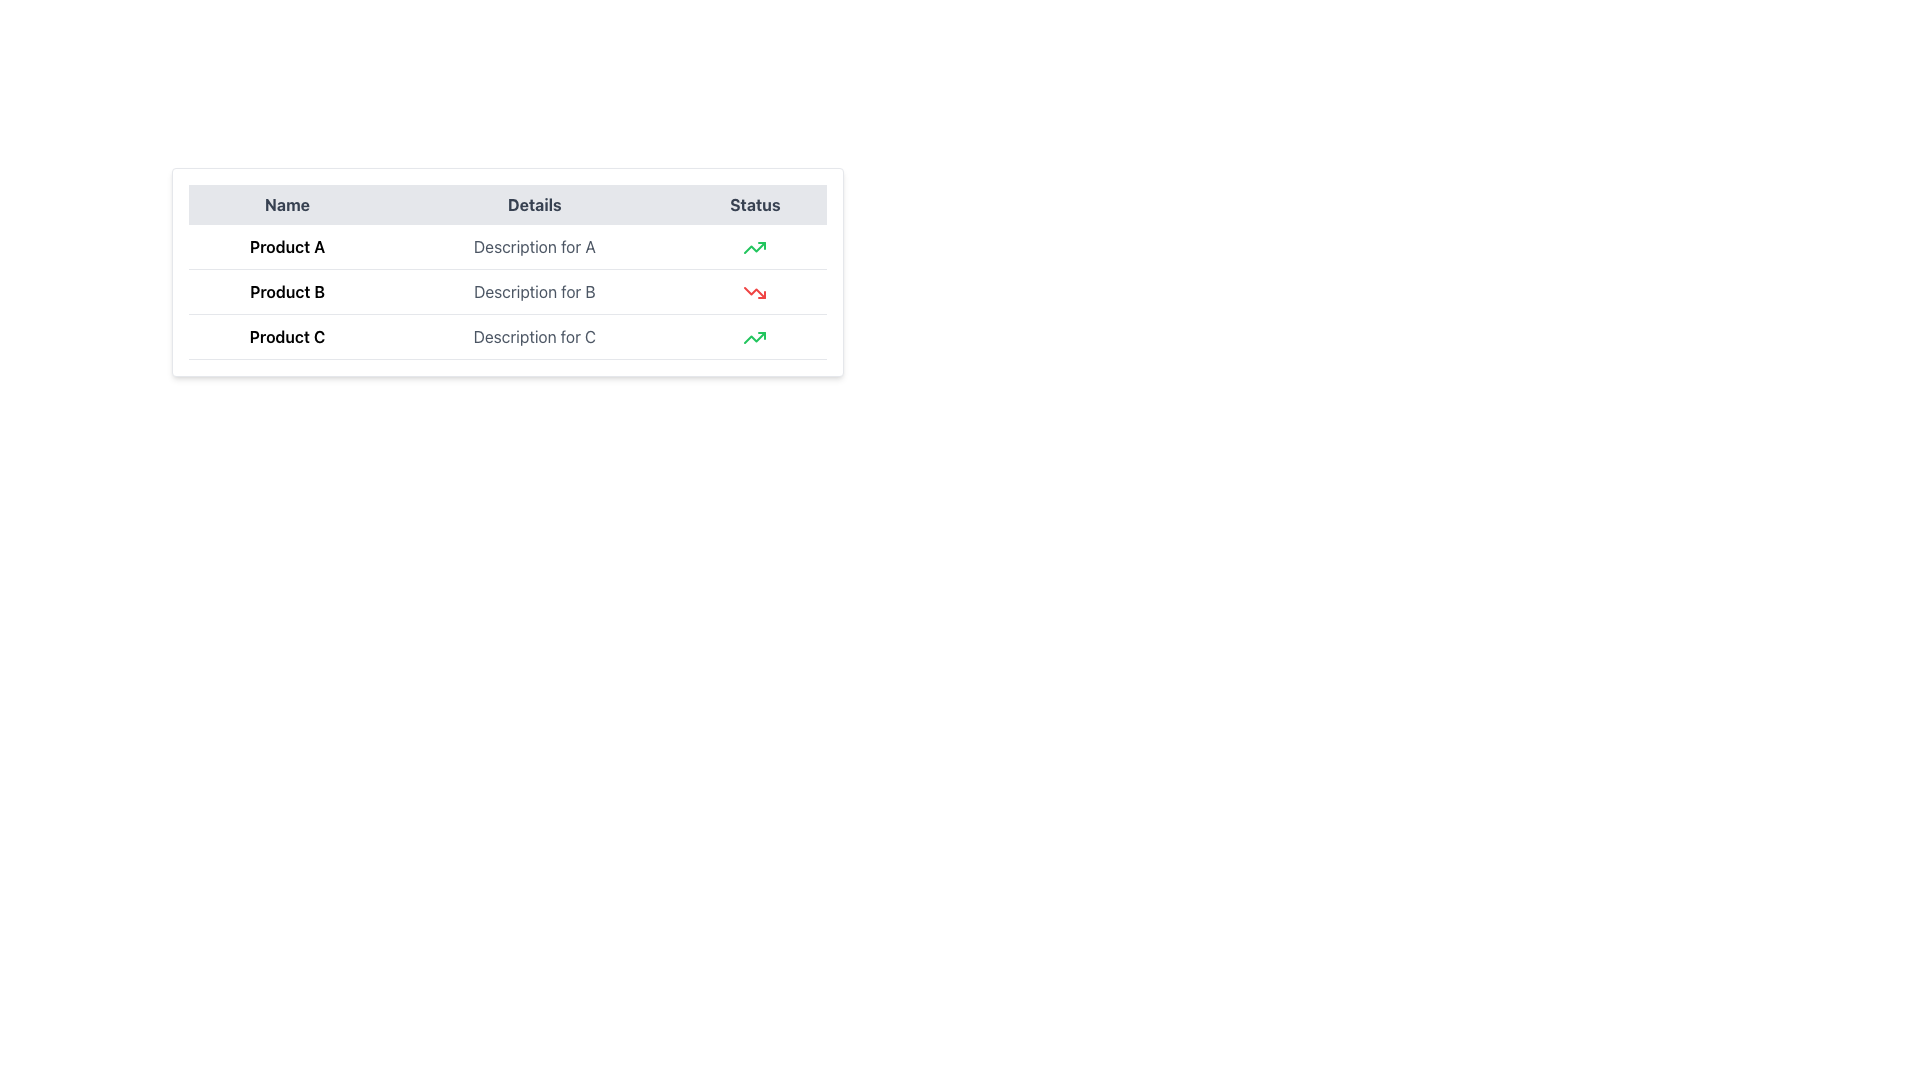 The width and height of the screenshot is (1920, 1080). What do you see at coordinates (534, 292) in the screenshot?
I see `the static text label providing additional descriptive text for 'Product B' located in the second row of the 'Details' column in the table` at bounding box center [534, 292].